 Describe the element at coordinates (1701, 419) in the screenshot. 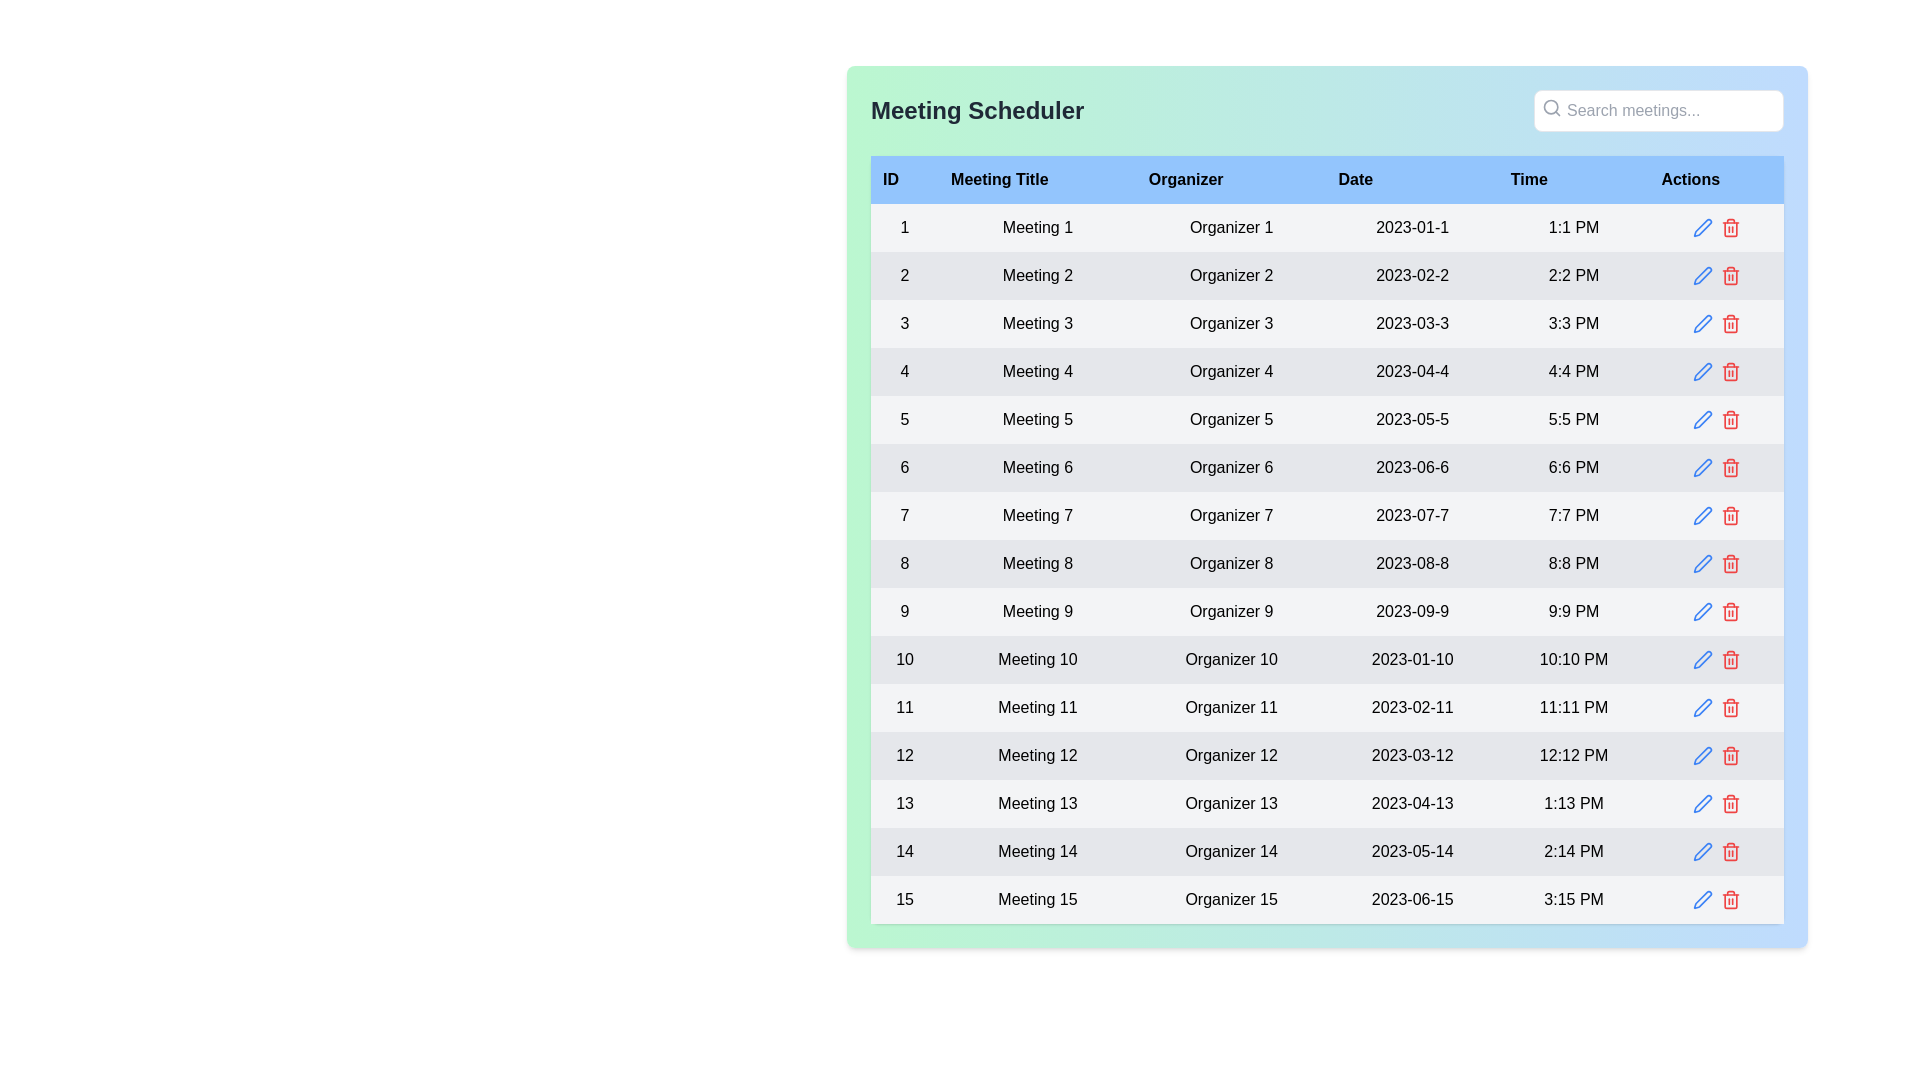

I see `the 'Edit' Interactive Icon located in the 'Actions' column of the table, specifically associated with the fifth row for the meeting on '2023-05-5' at '5:5 PM'` at that location.